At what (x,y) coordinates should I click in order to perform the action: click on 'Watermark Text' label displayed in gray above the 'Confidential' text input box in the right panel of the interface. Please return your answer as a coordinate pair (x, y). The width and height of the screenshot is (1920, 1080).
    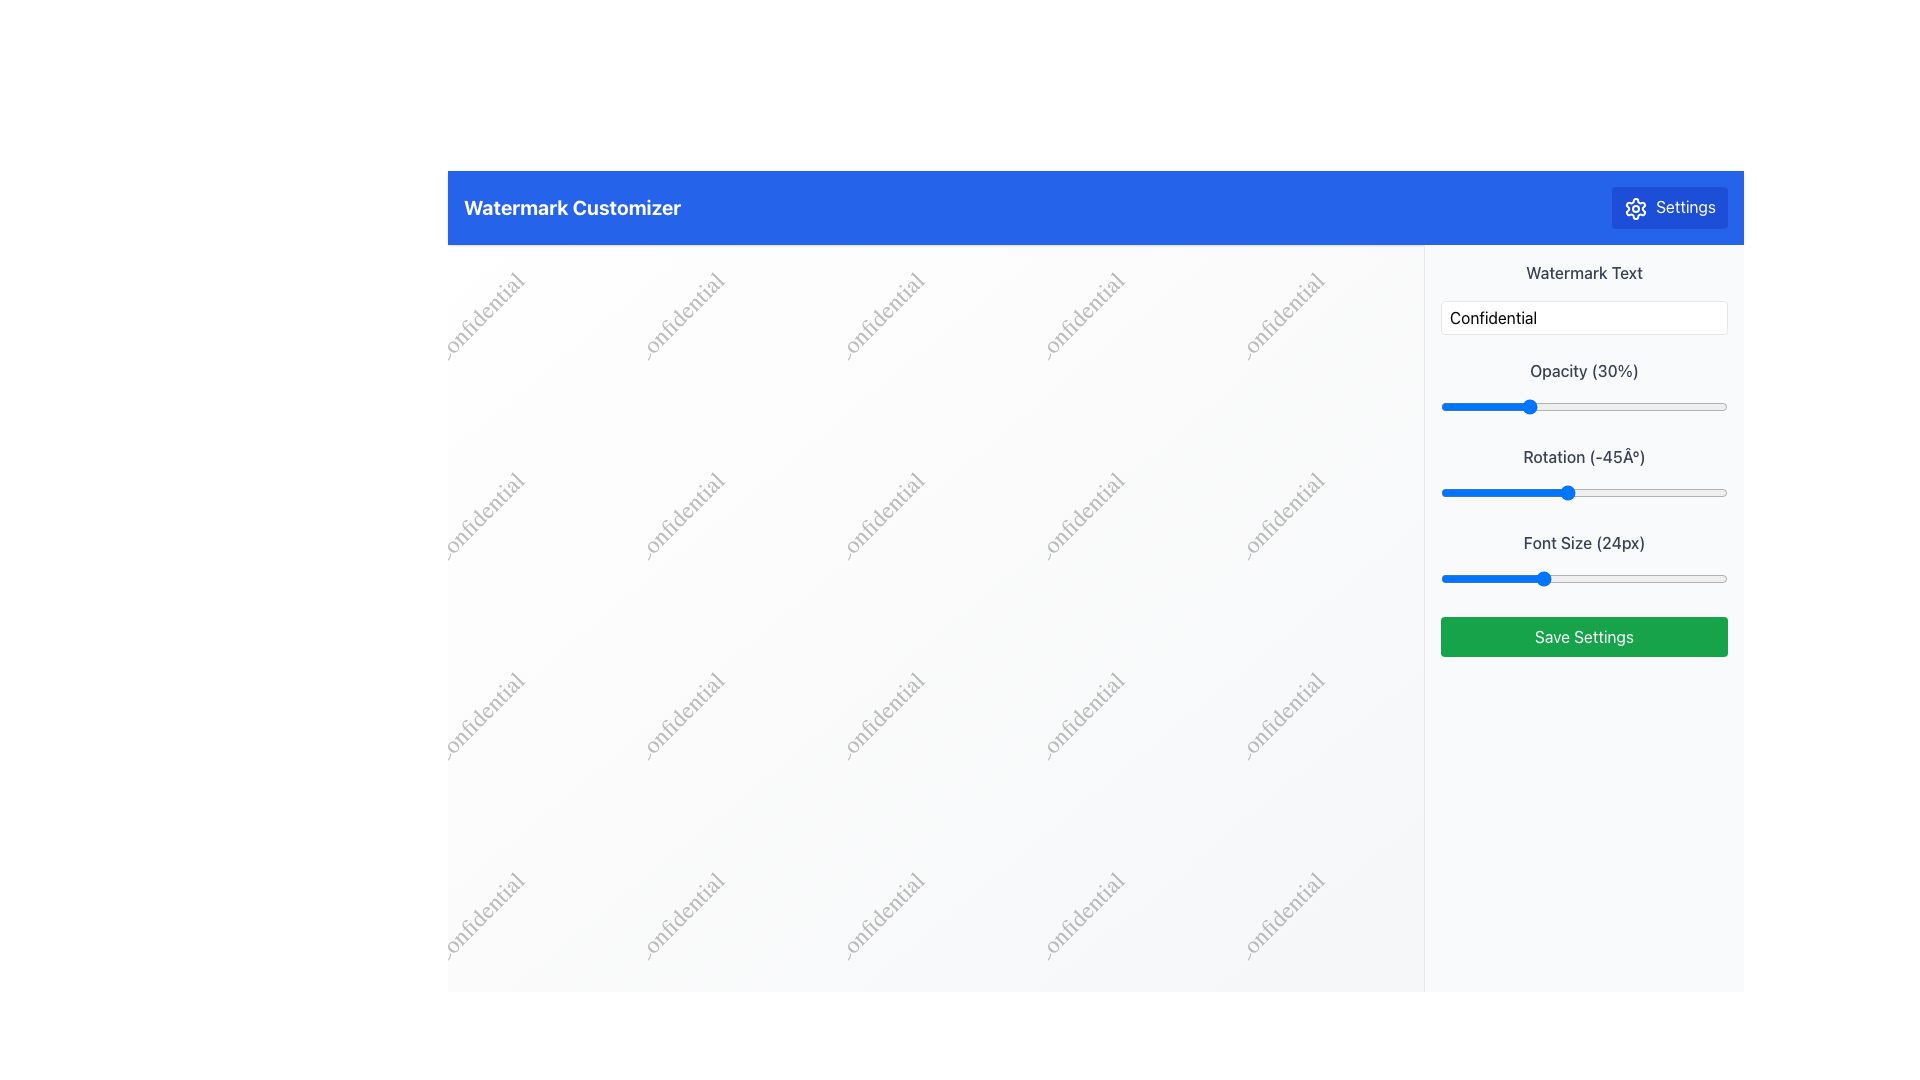
    Looking at the image, I should click on (1583, 272).